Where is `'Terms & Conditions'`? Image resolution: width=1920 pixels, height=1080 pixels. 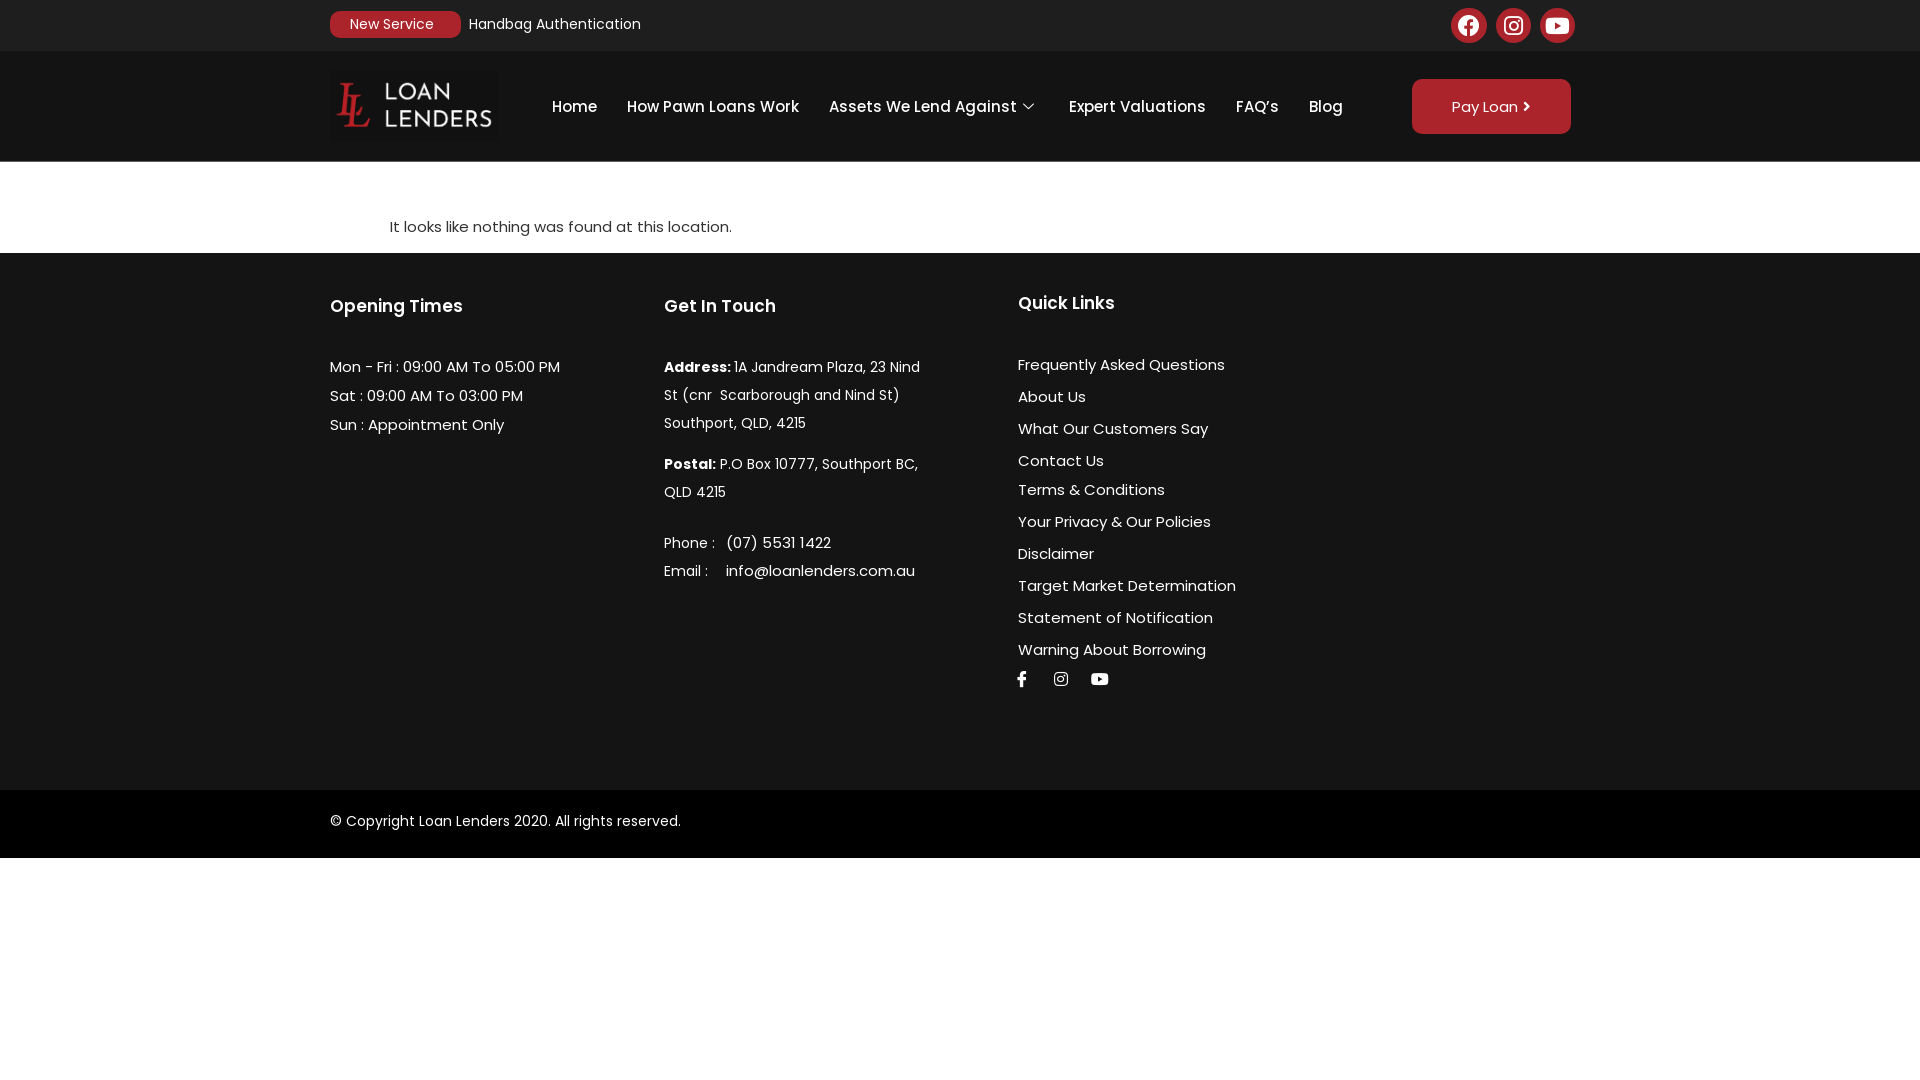
'Terms & Conditions' is located at coordinates (1141, 489).